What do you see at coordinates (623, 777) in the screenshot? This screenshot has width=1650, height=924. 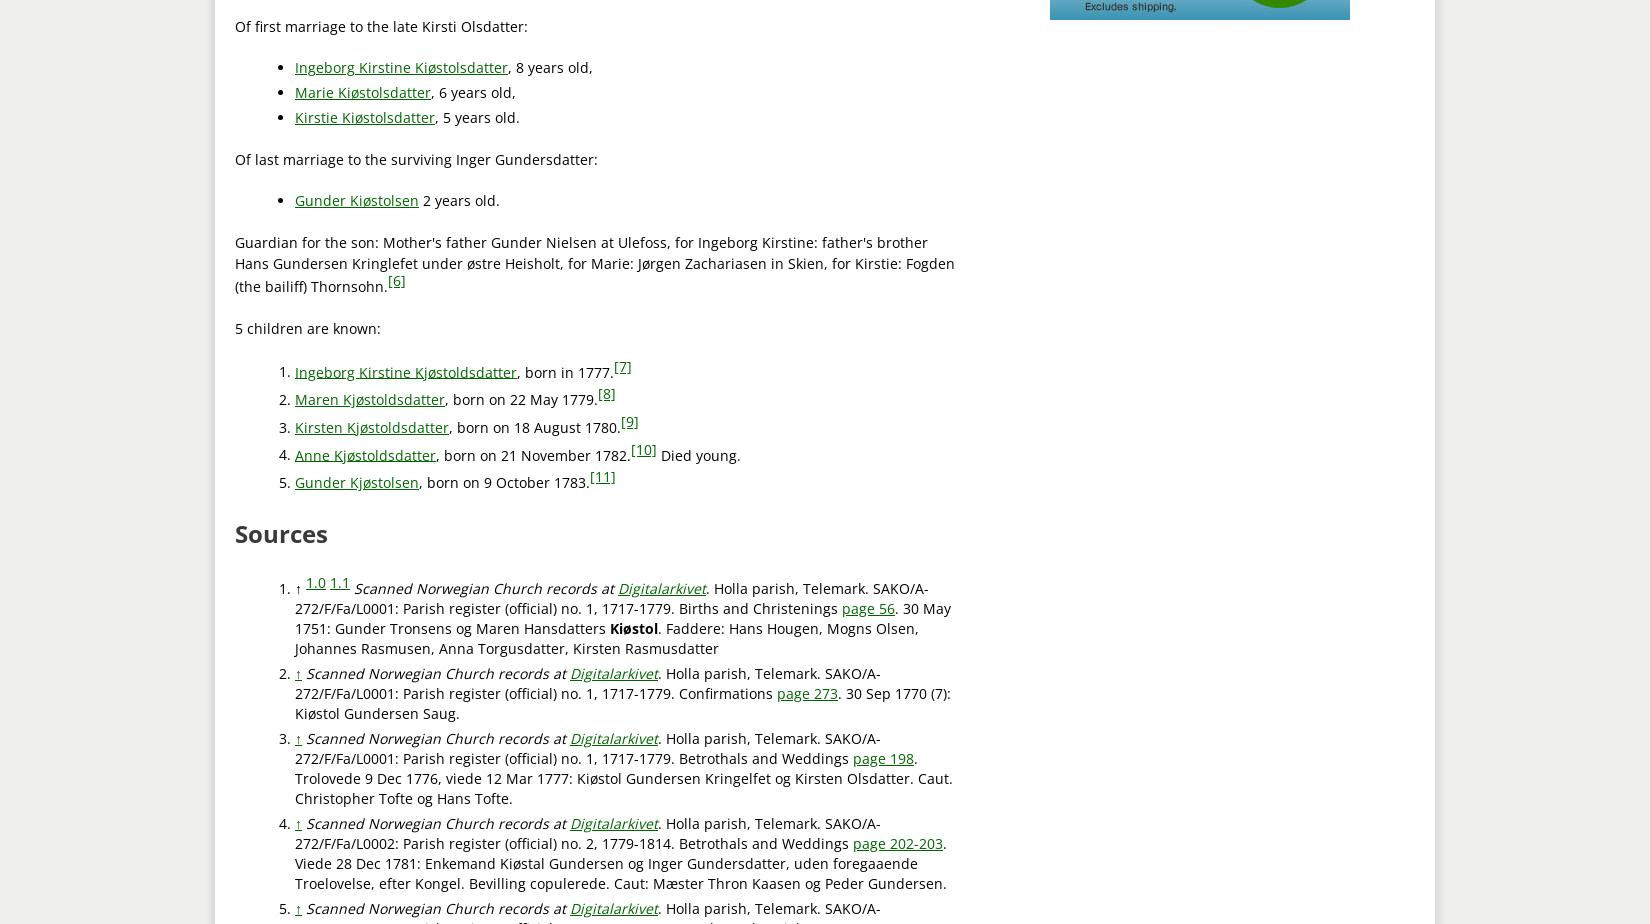 I see `'. Trolovede 9 Dec 1776, viede 12 Mar 1777: Kiøstol Gundersen Kringelfet og Kirsten Olsdatter. Caut. Christopher Tofte og Hans Tofte.'` at bounding box center [623, 777].